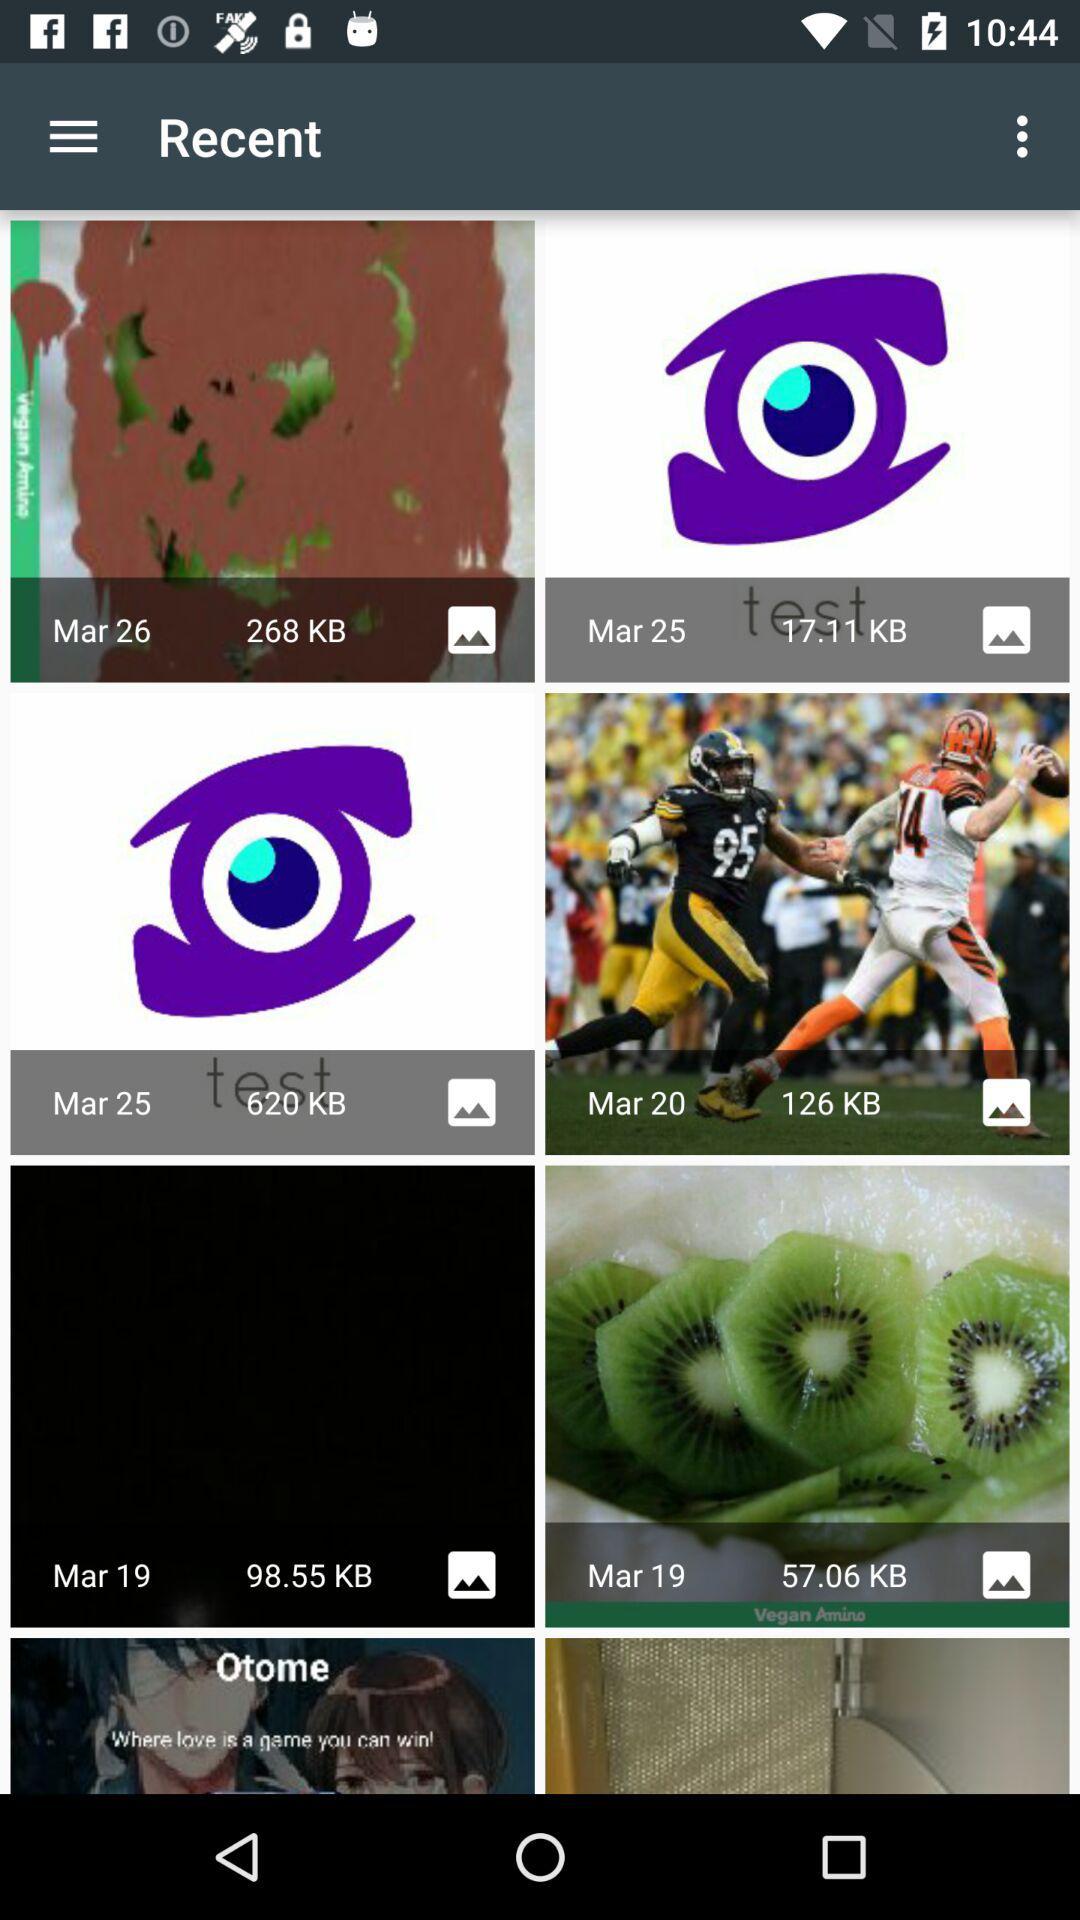 Image resolution: width=1080 pixels, height=1920 pixels. Describe the element at coordinates (72, 135) in the screenshot. I see `the icon to the left of the recent icon` at that location.